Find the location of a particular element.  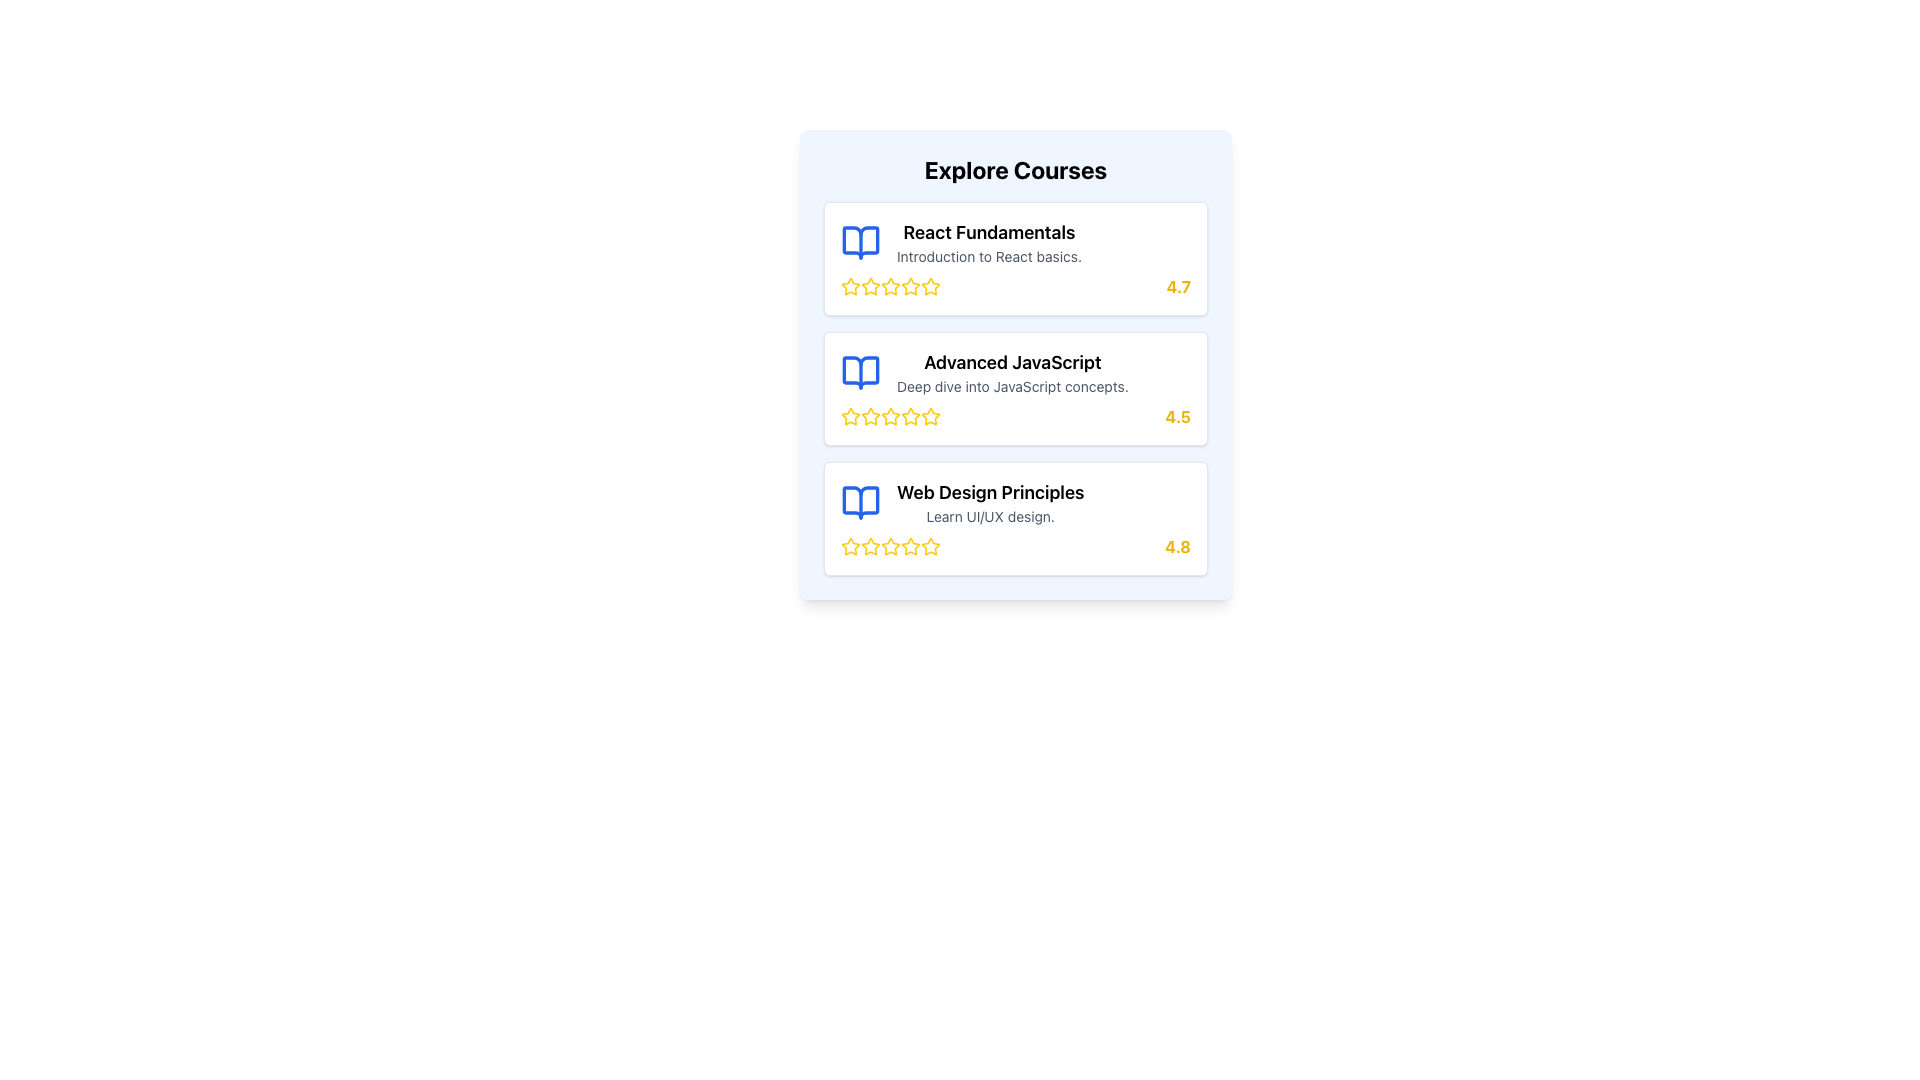

the SVG Icon representing the course category for 'Advanced JavaScript', located to the left of the course title and above its subtitle, without direct interaction is located at coordinates (860, 373).